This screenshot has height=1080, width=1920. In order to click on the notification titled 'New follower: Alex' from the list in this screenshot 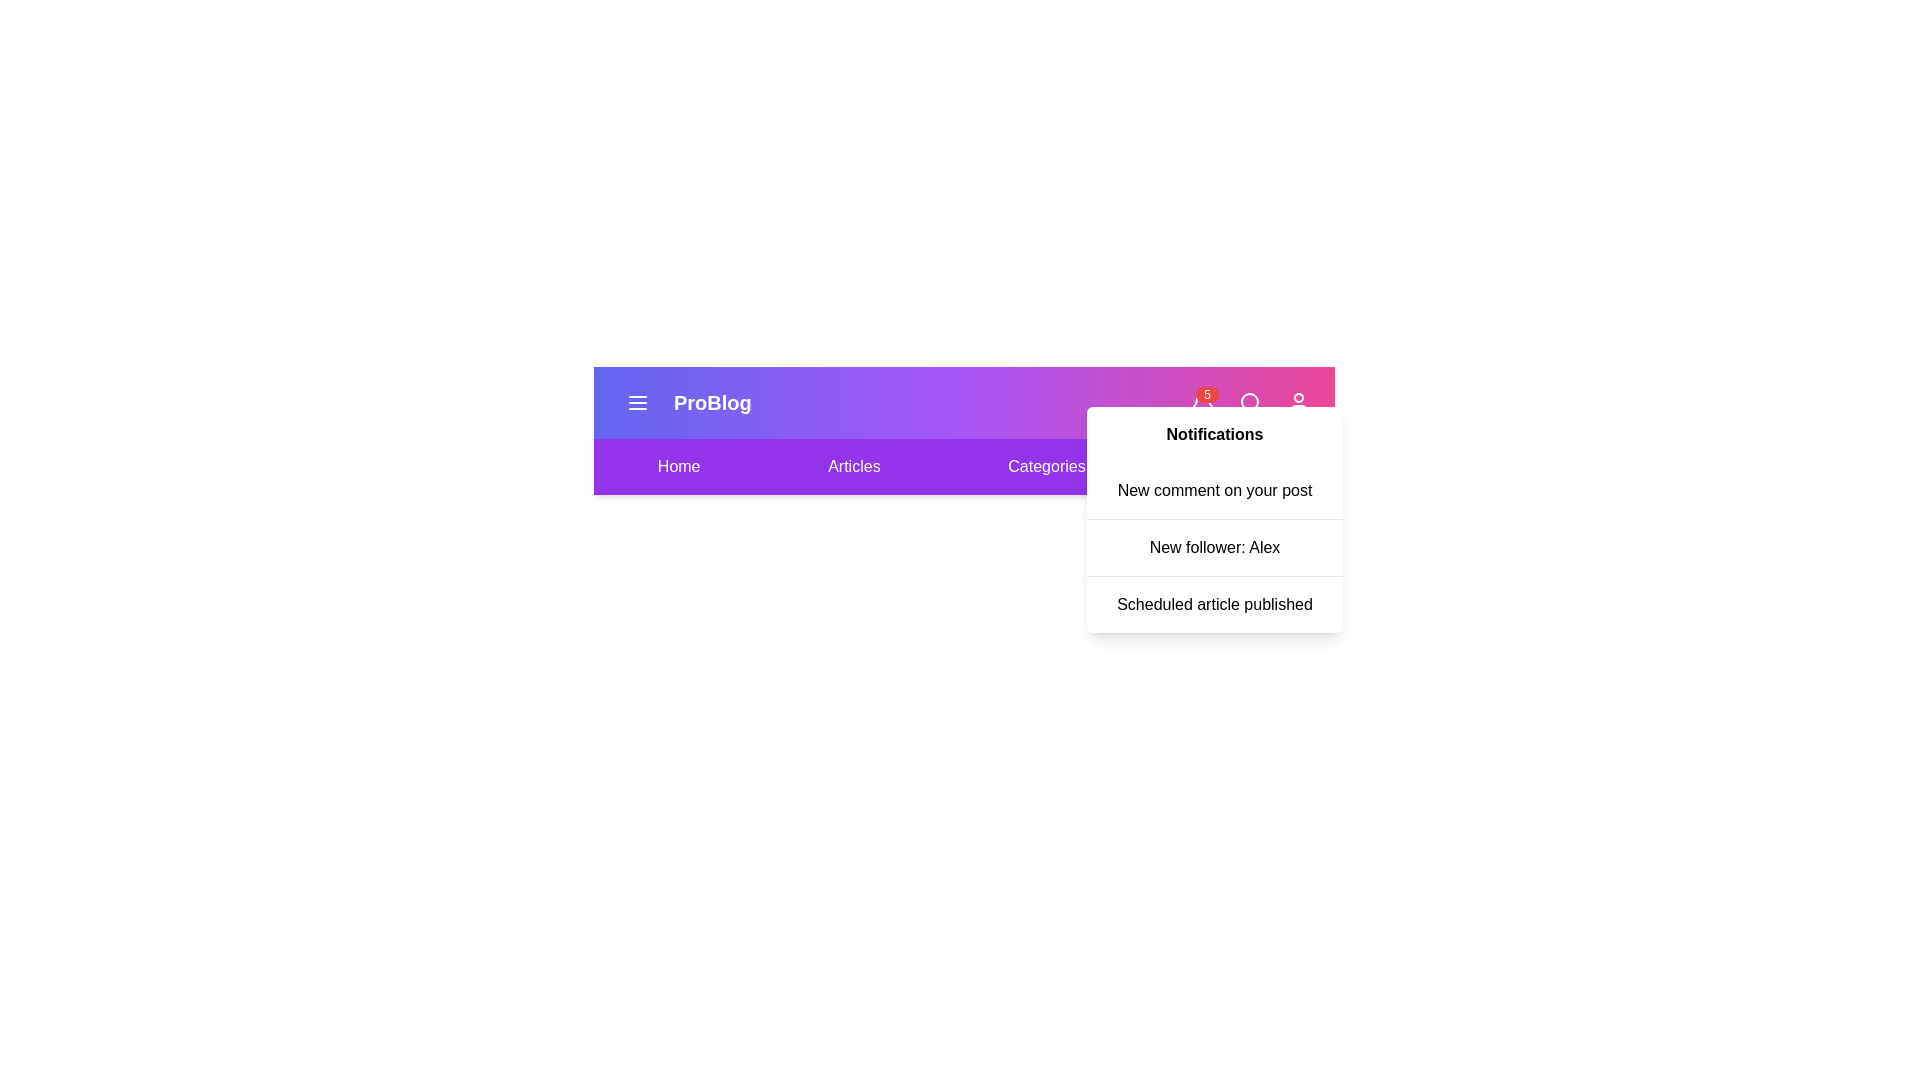, I will do `click(1213, 547)`.